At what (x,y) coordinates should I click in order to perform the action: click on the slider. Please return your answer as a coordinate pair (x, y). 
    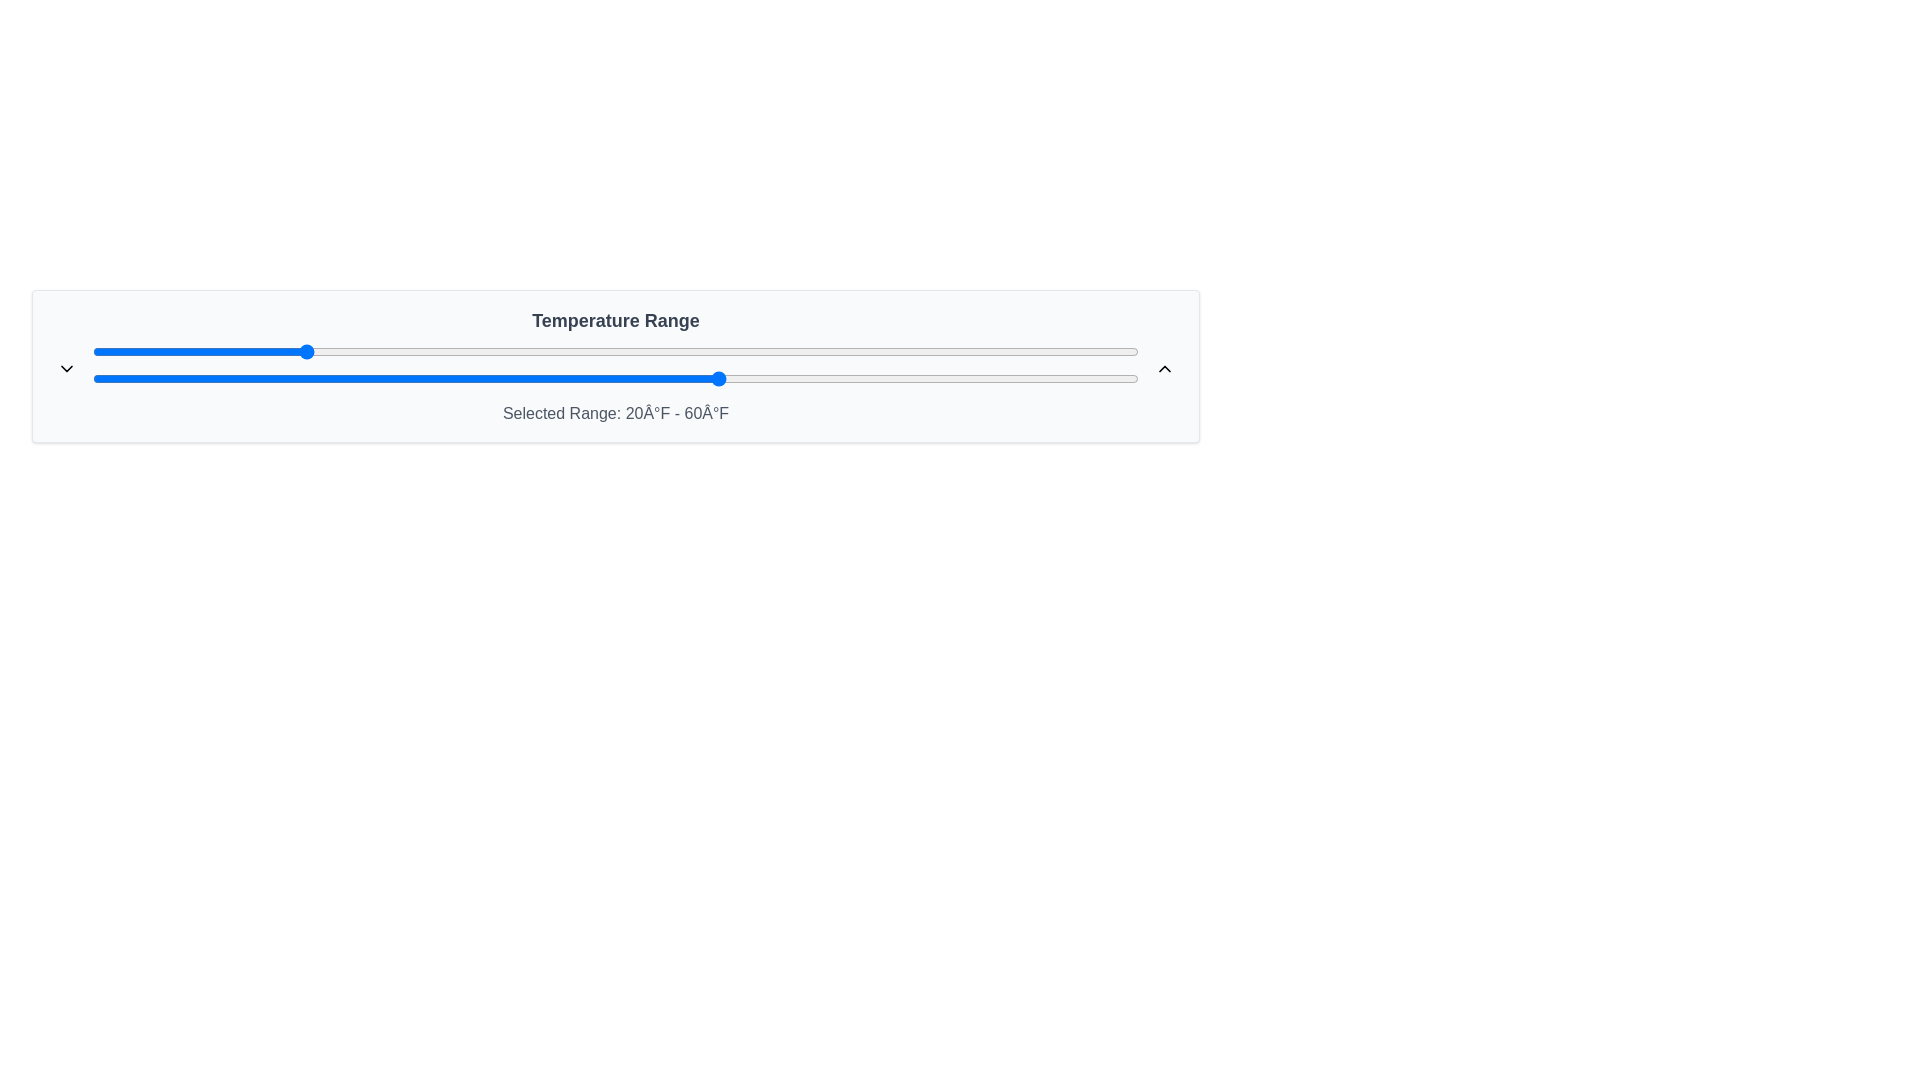
    Looking at the image, I should click on (112, 378).